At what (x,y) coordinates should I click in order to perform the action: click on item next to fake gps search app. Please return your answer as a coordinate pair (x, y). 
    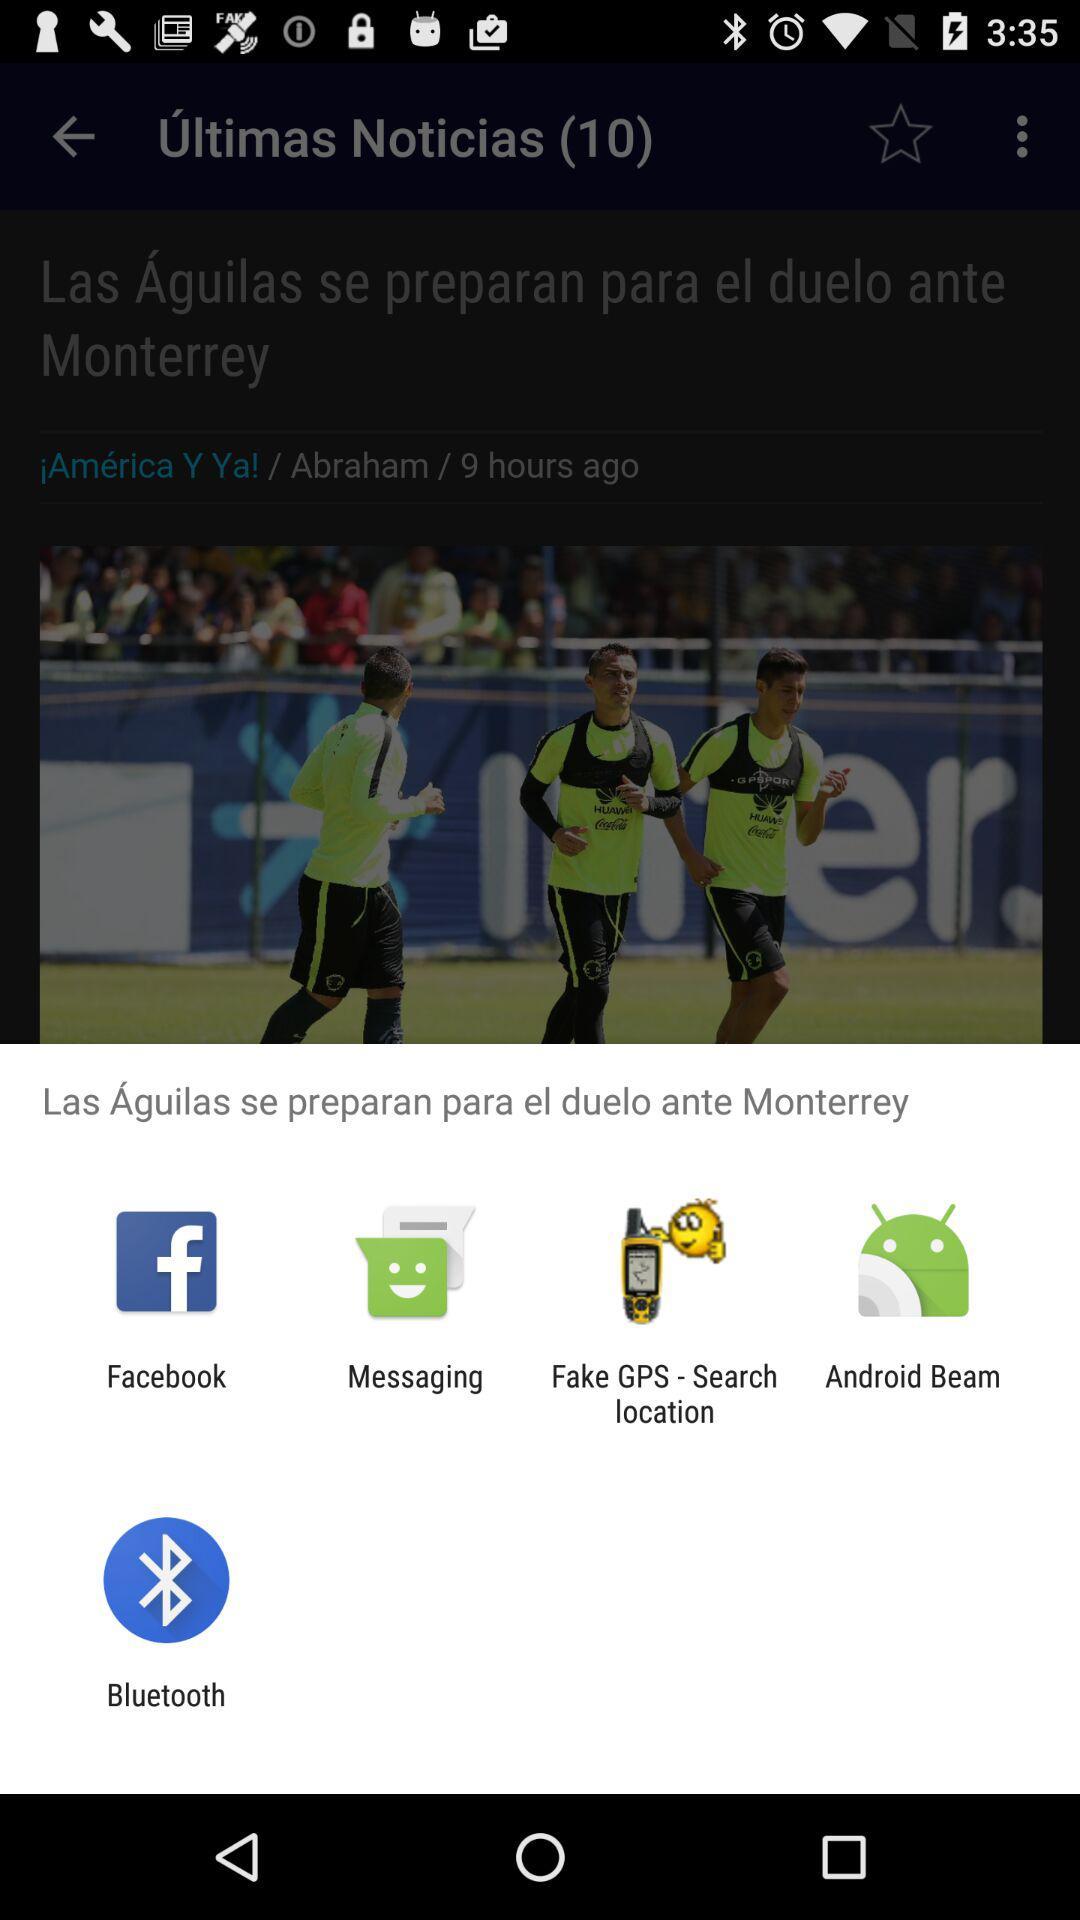
    Looking at the image, I should click on (414, 1392).